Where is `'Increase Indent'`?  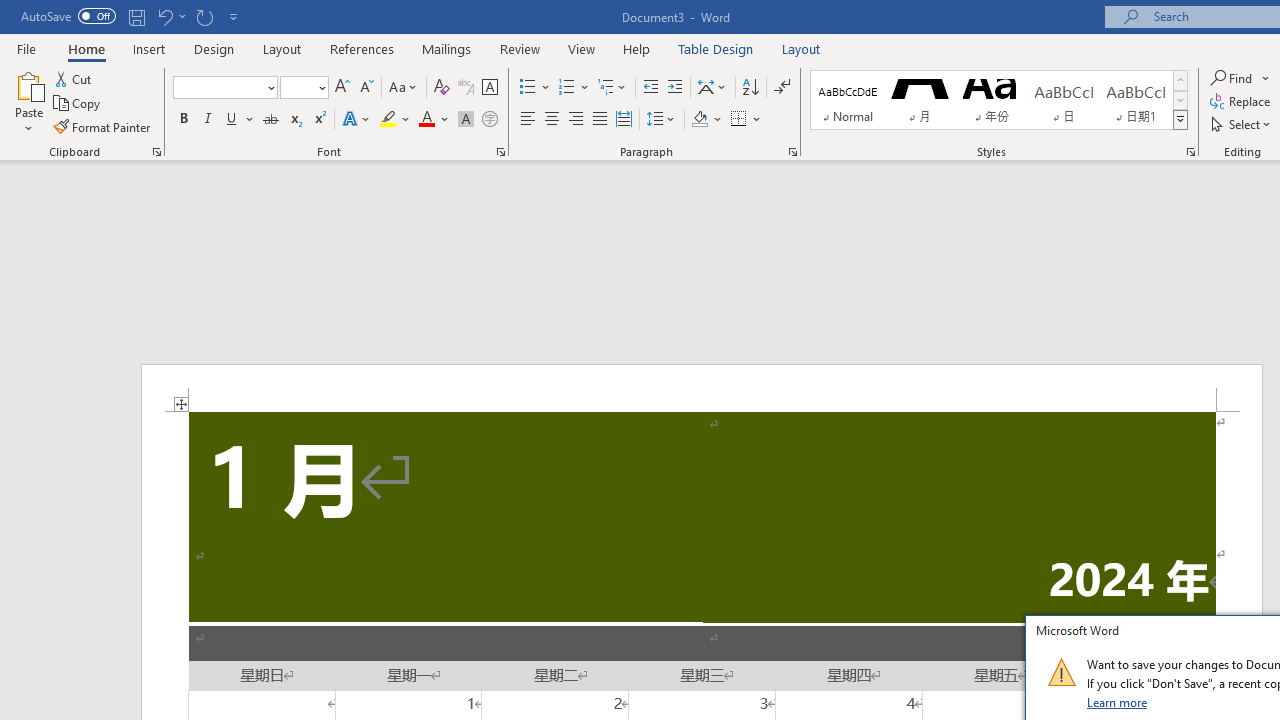 'Increase Indent' is located at coordinates (675, 86).